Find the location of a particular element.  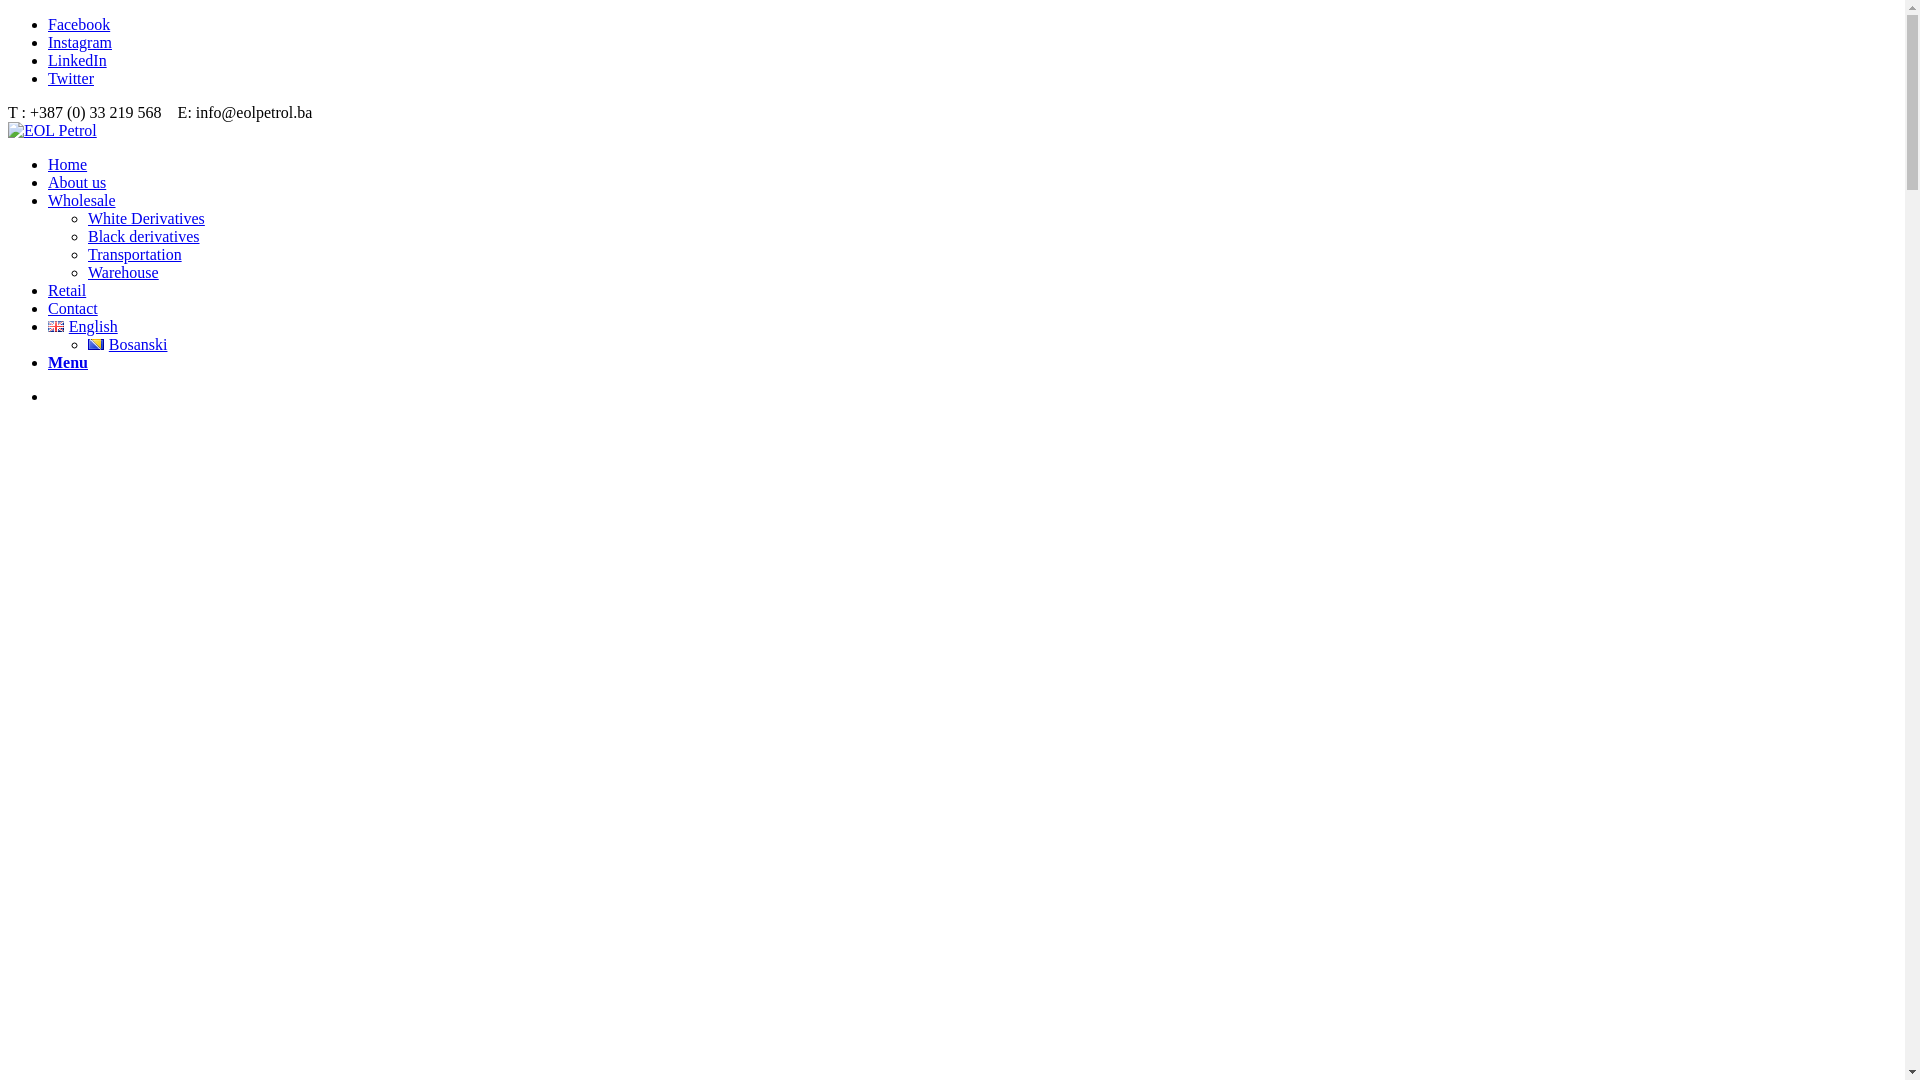

'Instagram' is located at coordinates (80, 42).